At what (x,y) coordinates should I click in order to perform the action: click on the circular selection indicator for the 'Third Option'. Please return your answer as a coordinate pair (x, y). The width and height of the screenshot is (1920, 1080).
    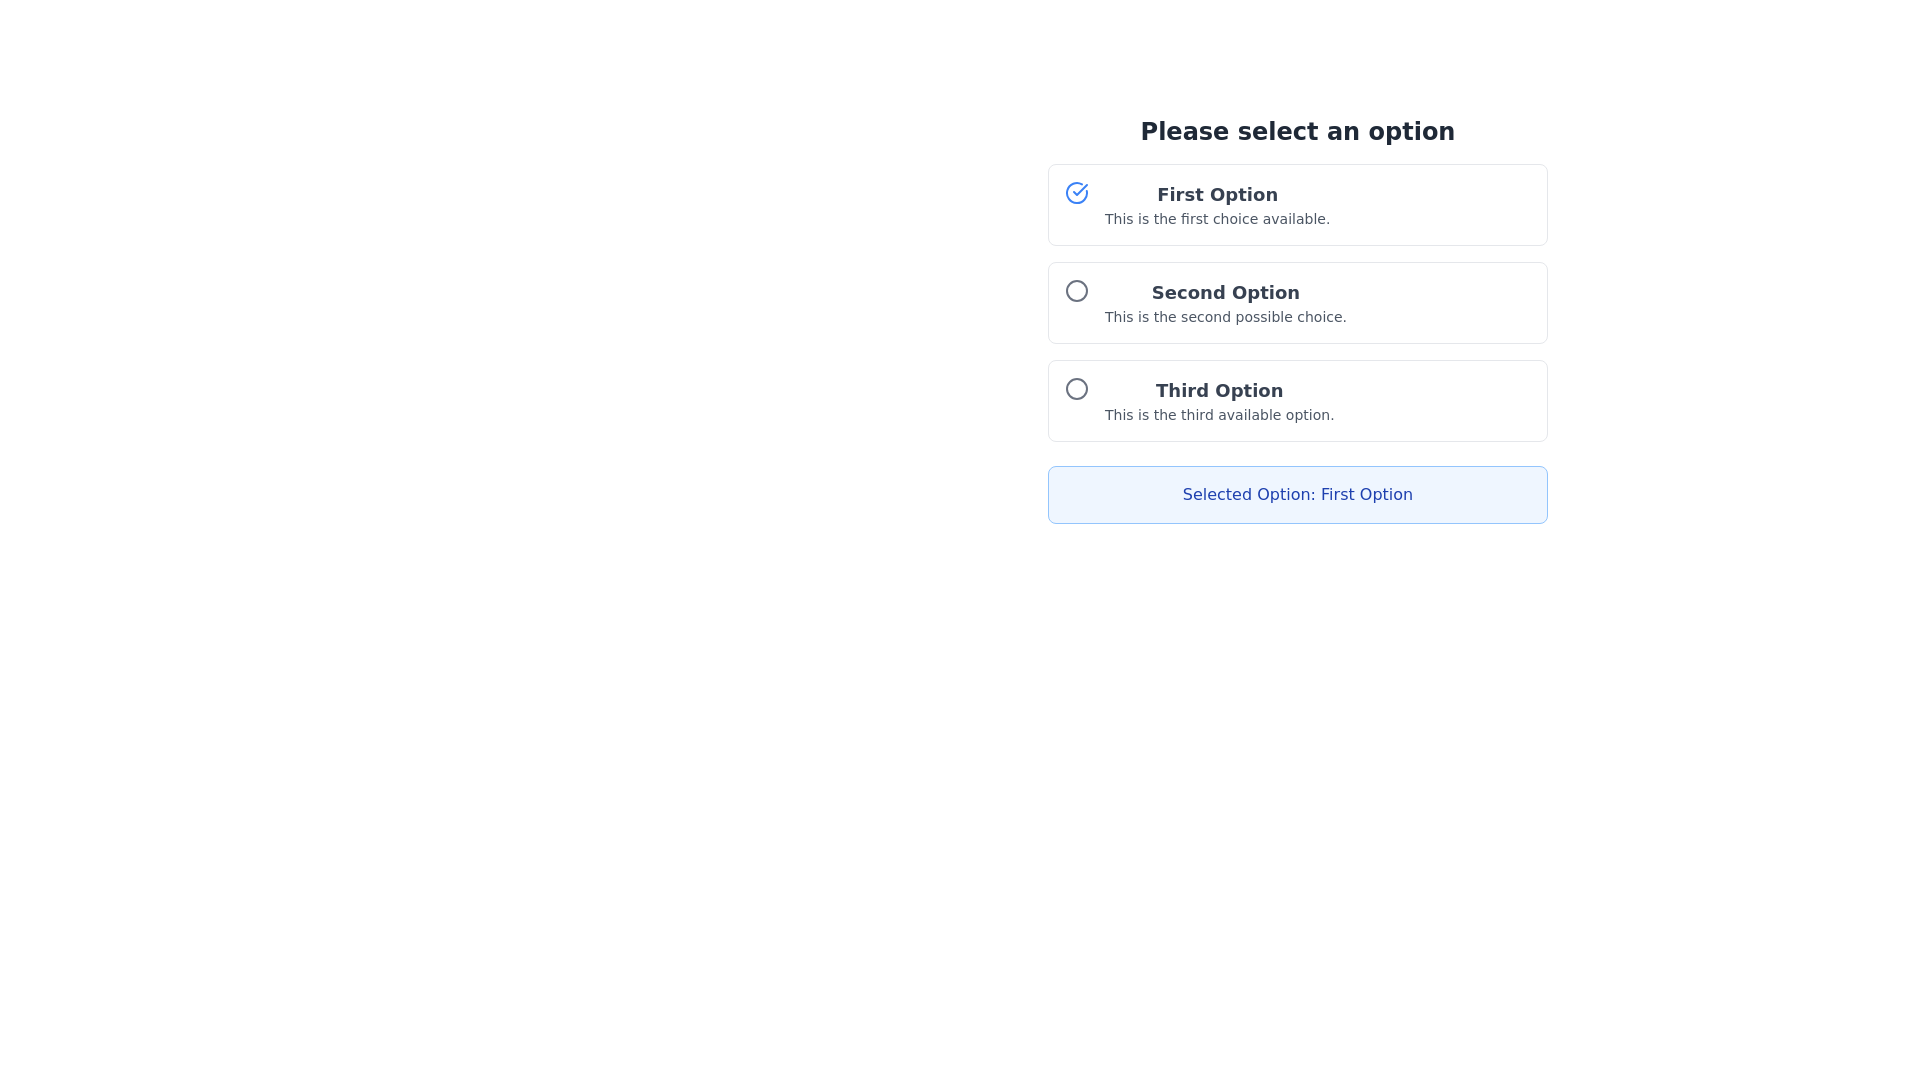
    Looking at the image, I should click on (1075, 389).